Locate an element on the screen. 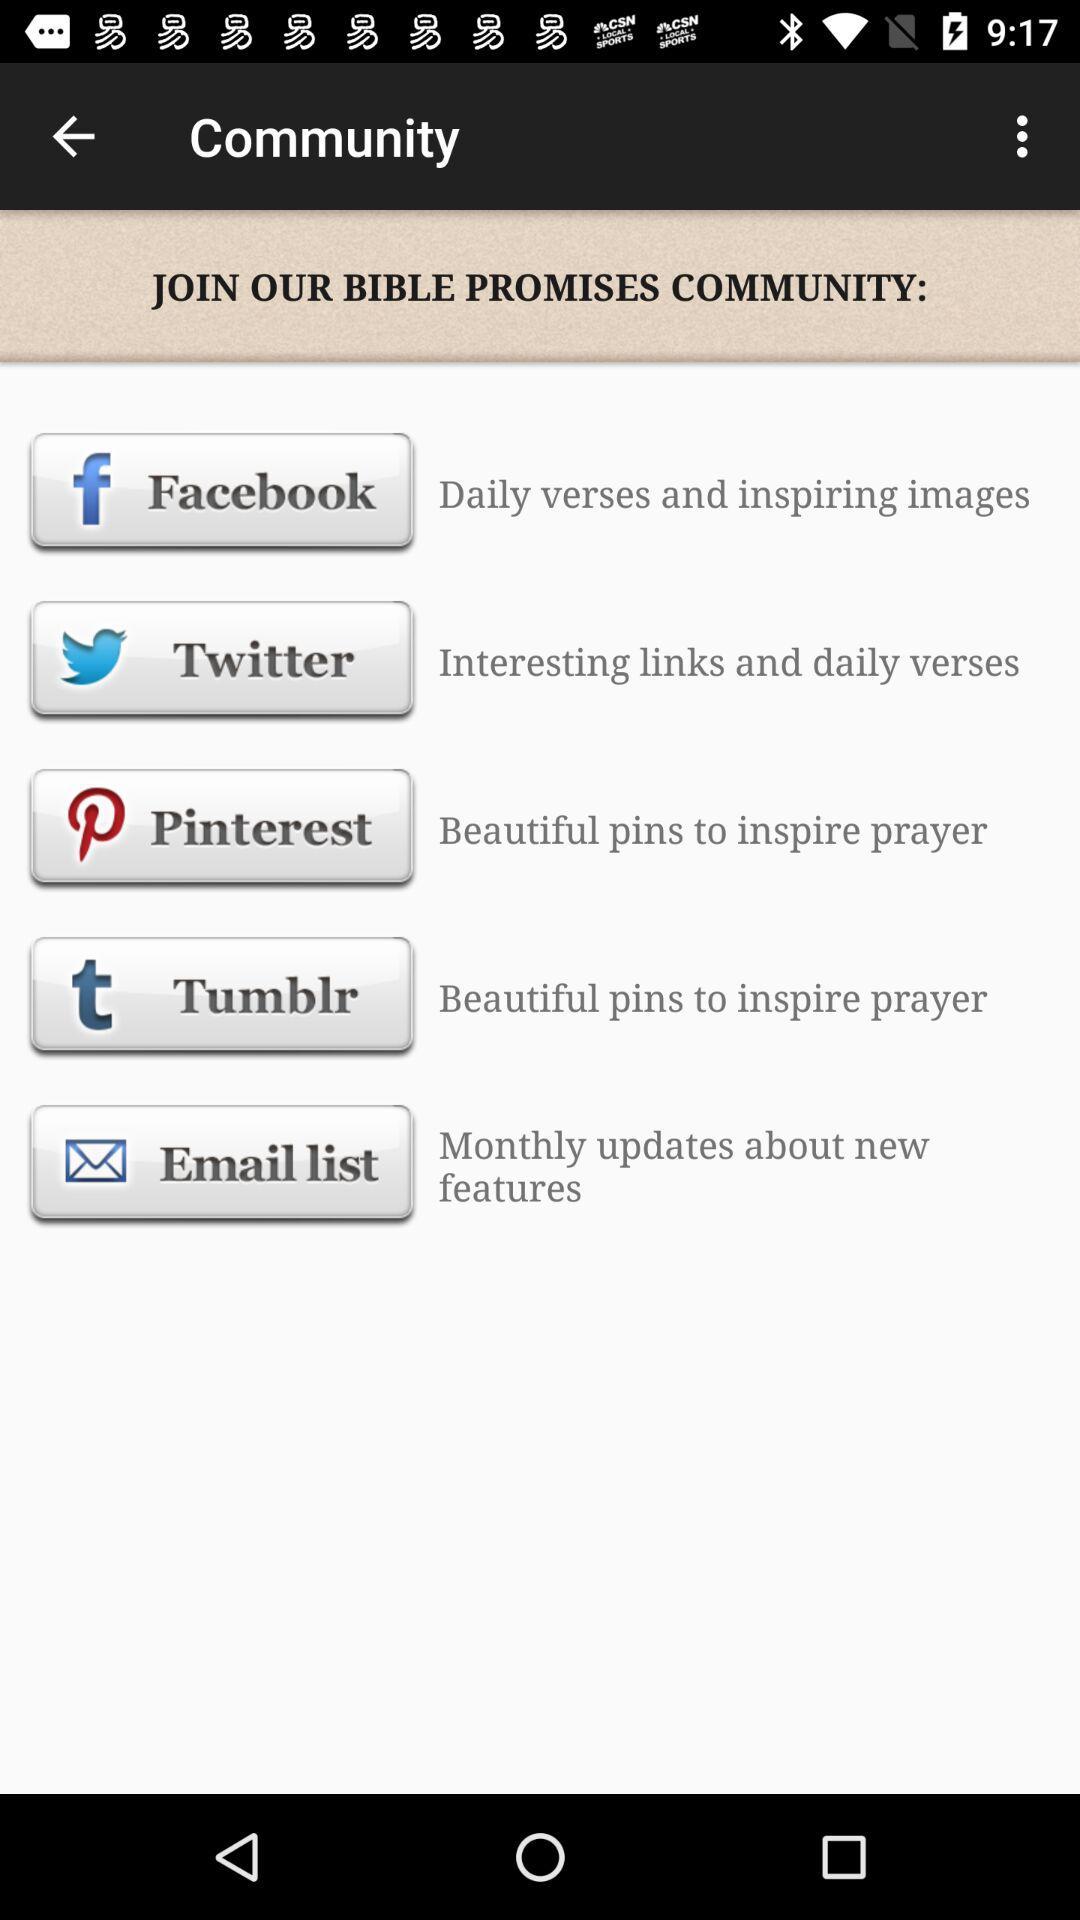 The width and height of the screenshot is (1080, 1920). icon to the right of the community icon is located at coordinates (1027, 135).